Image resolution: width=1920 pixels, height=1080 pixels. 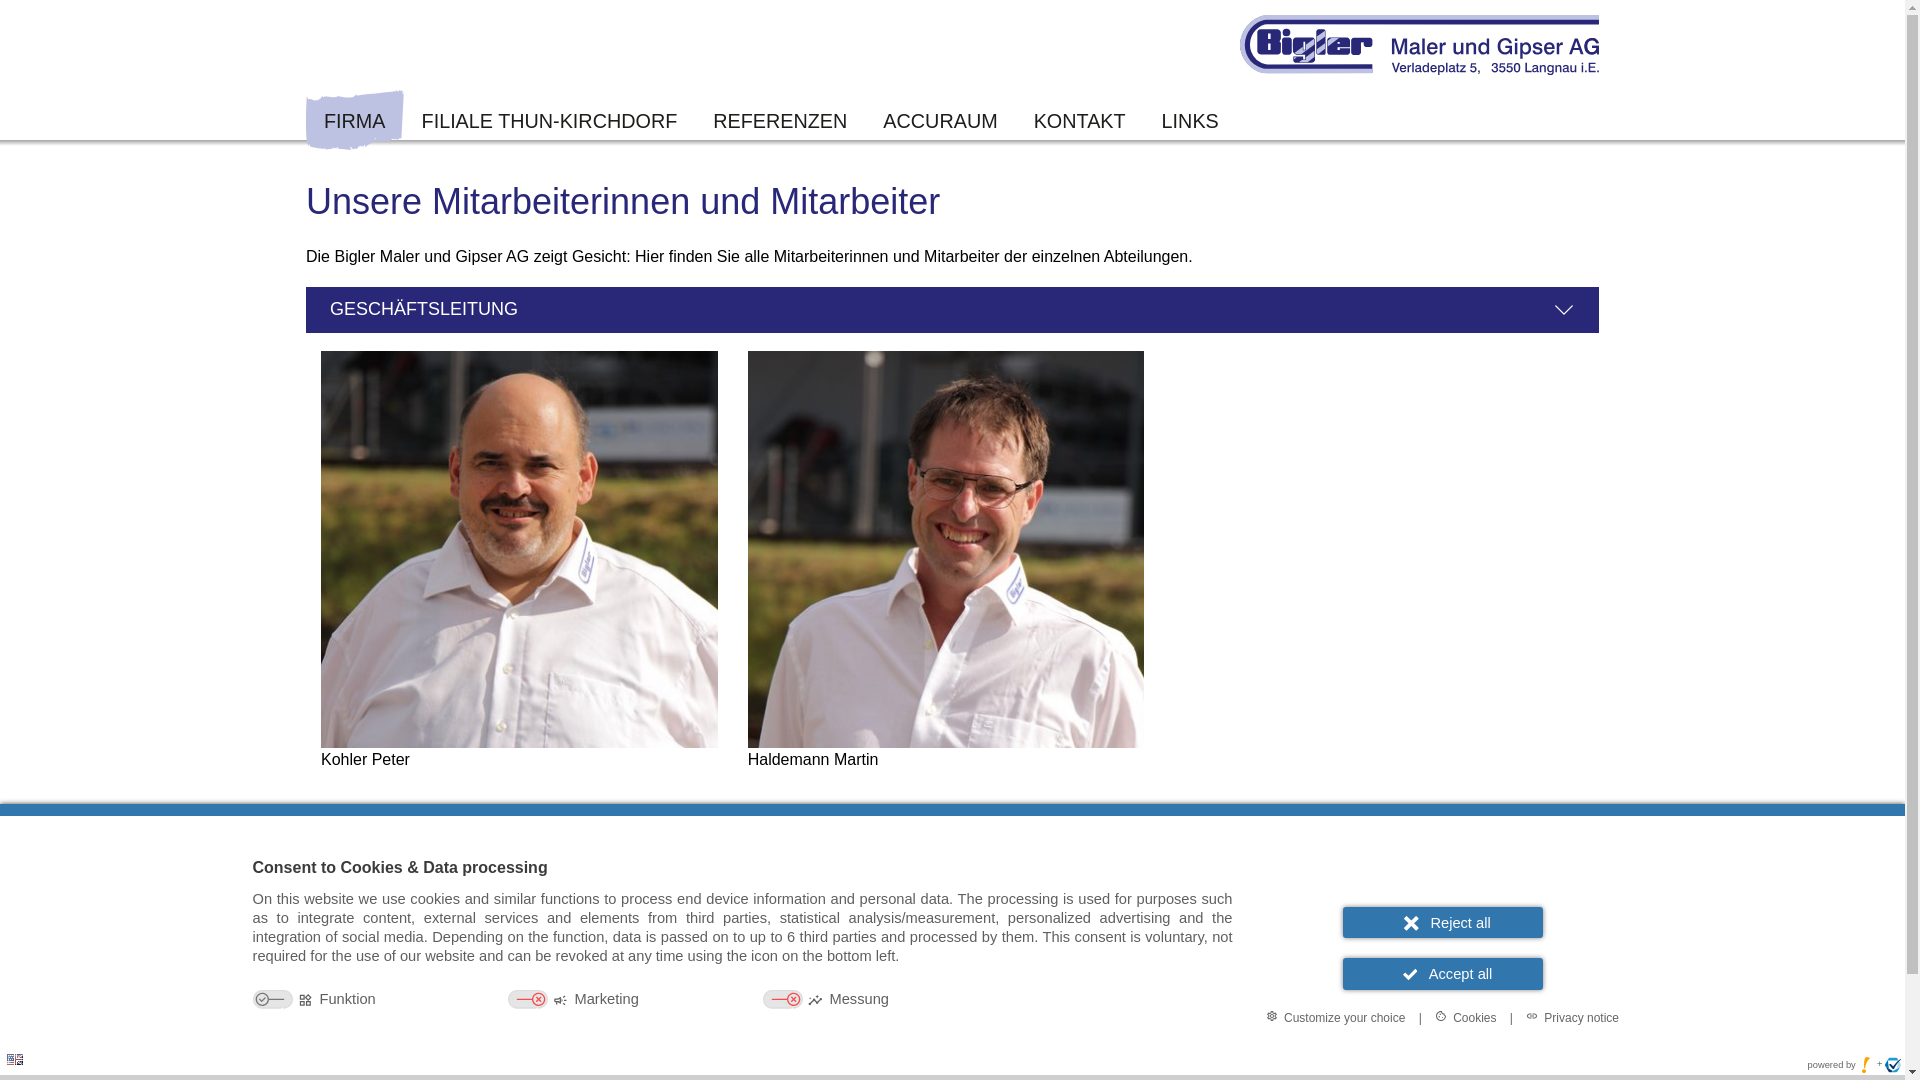 I want to click on 'LINKS', so click(x=1190, y=120).